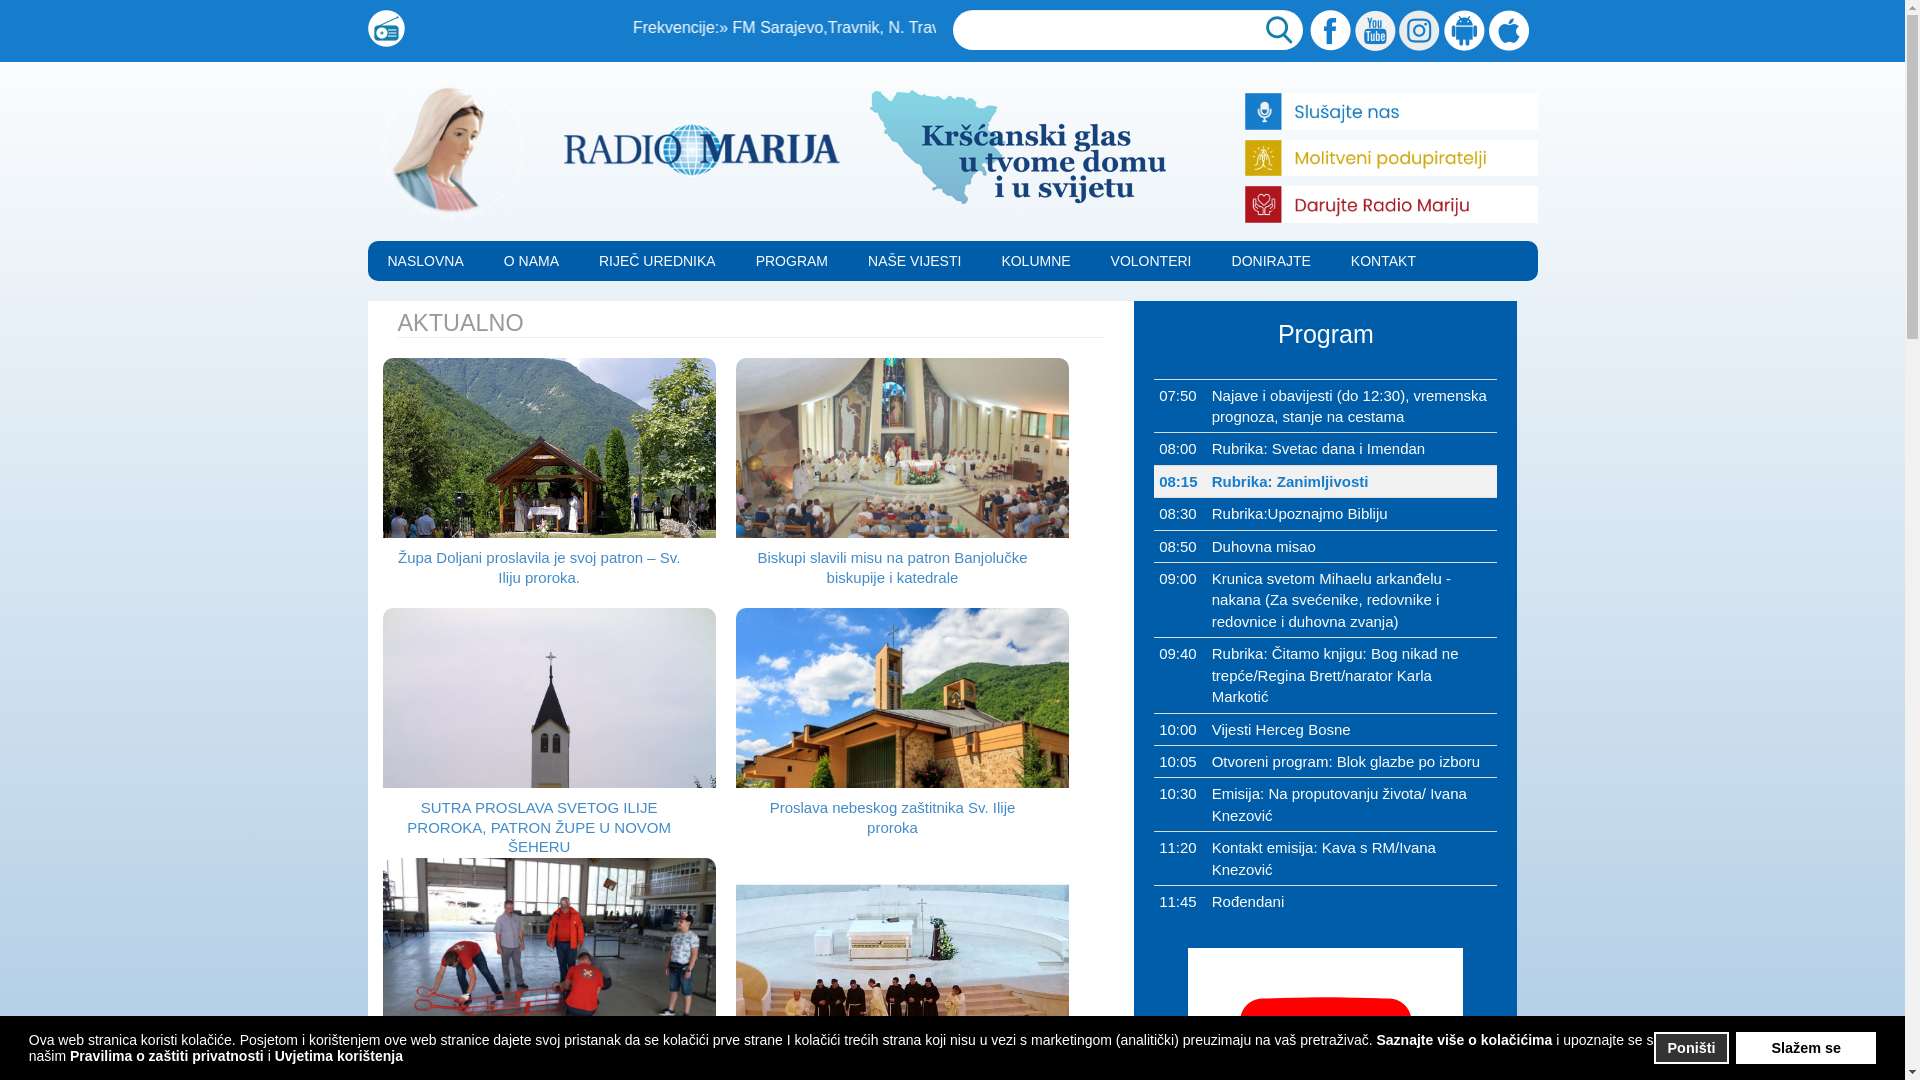  Describe the element at coordinates (1210, 260) in the screenshot. I see `'DONIRAJTE'` at that location.